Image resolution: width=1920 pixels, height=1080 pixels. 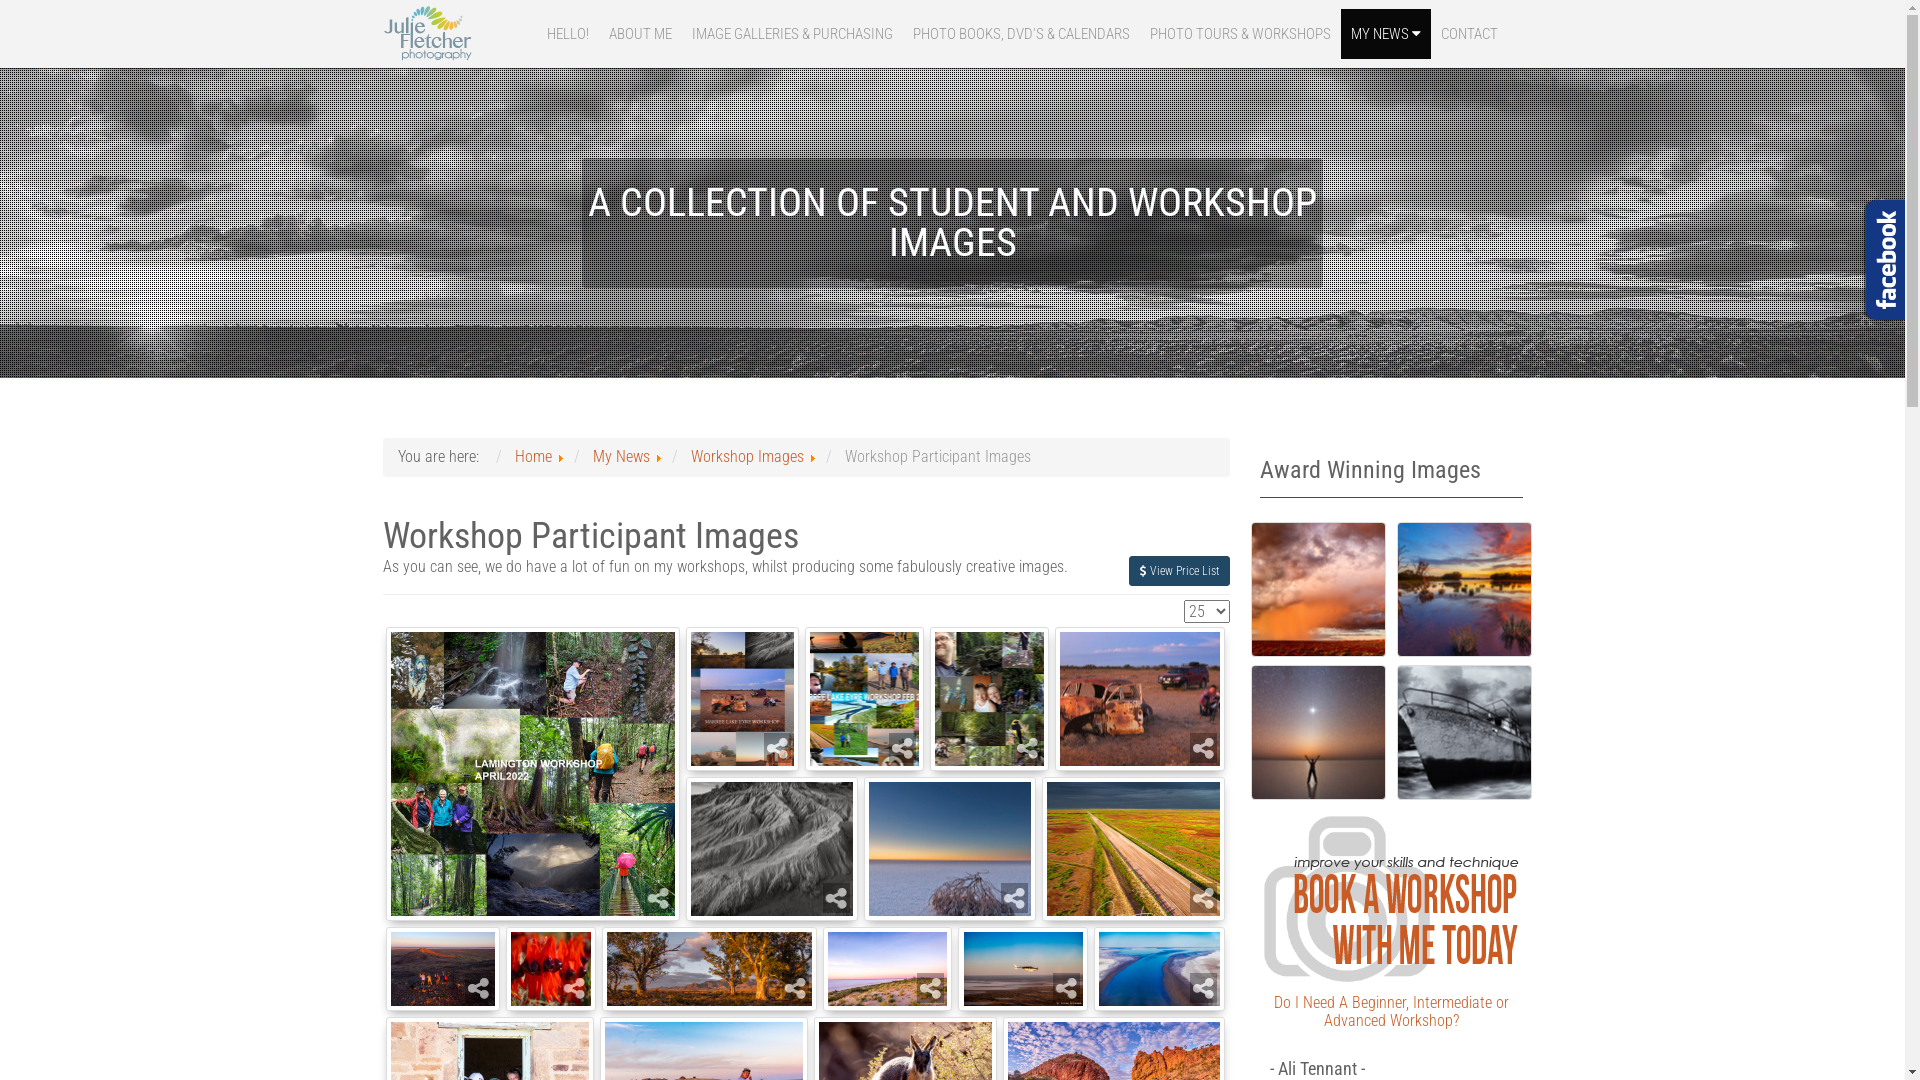 What do you see at coordinates (1468, 34) in the screenshot?
I see `'CONTACT'` at bounding box center [1468, 34].